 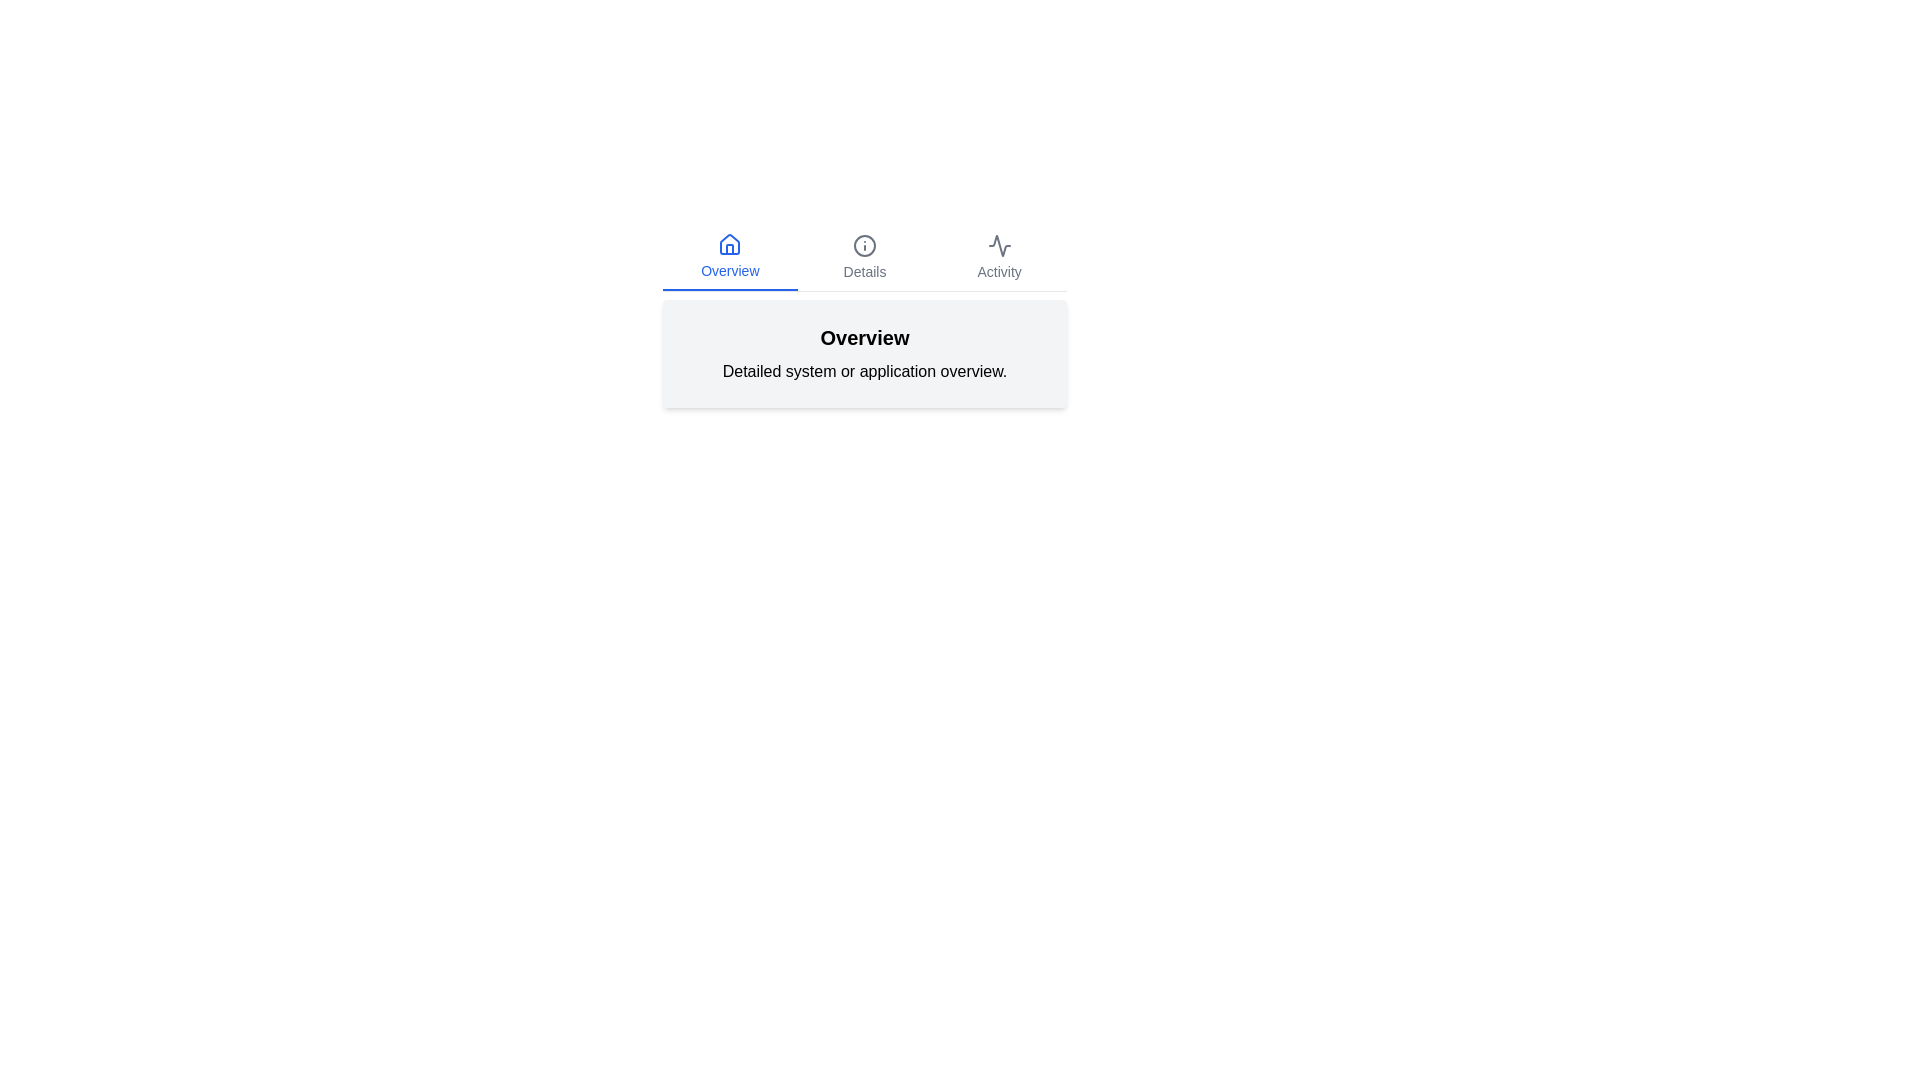 What do you see at coordinates (728, 244) in the screenshot?
I see `the icon of the tab labeled Overview` at bounding box center [728, 244].